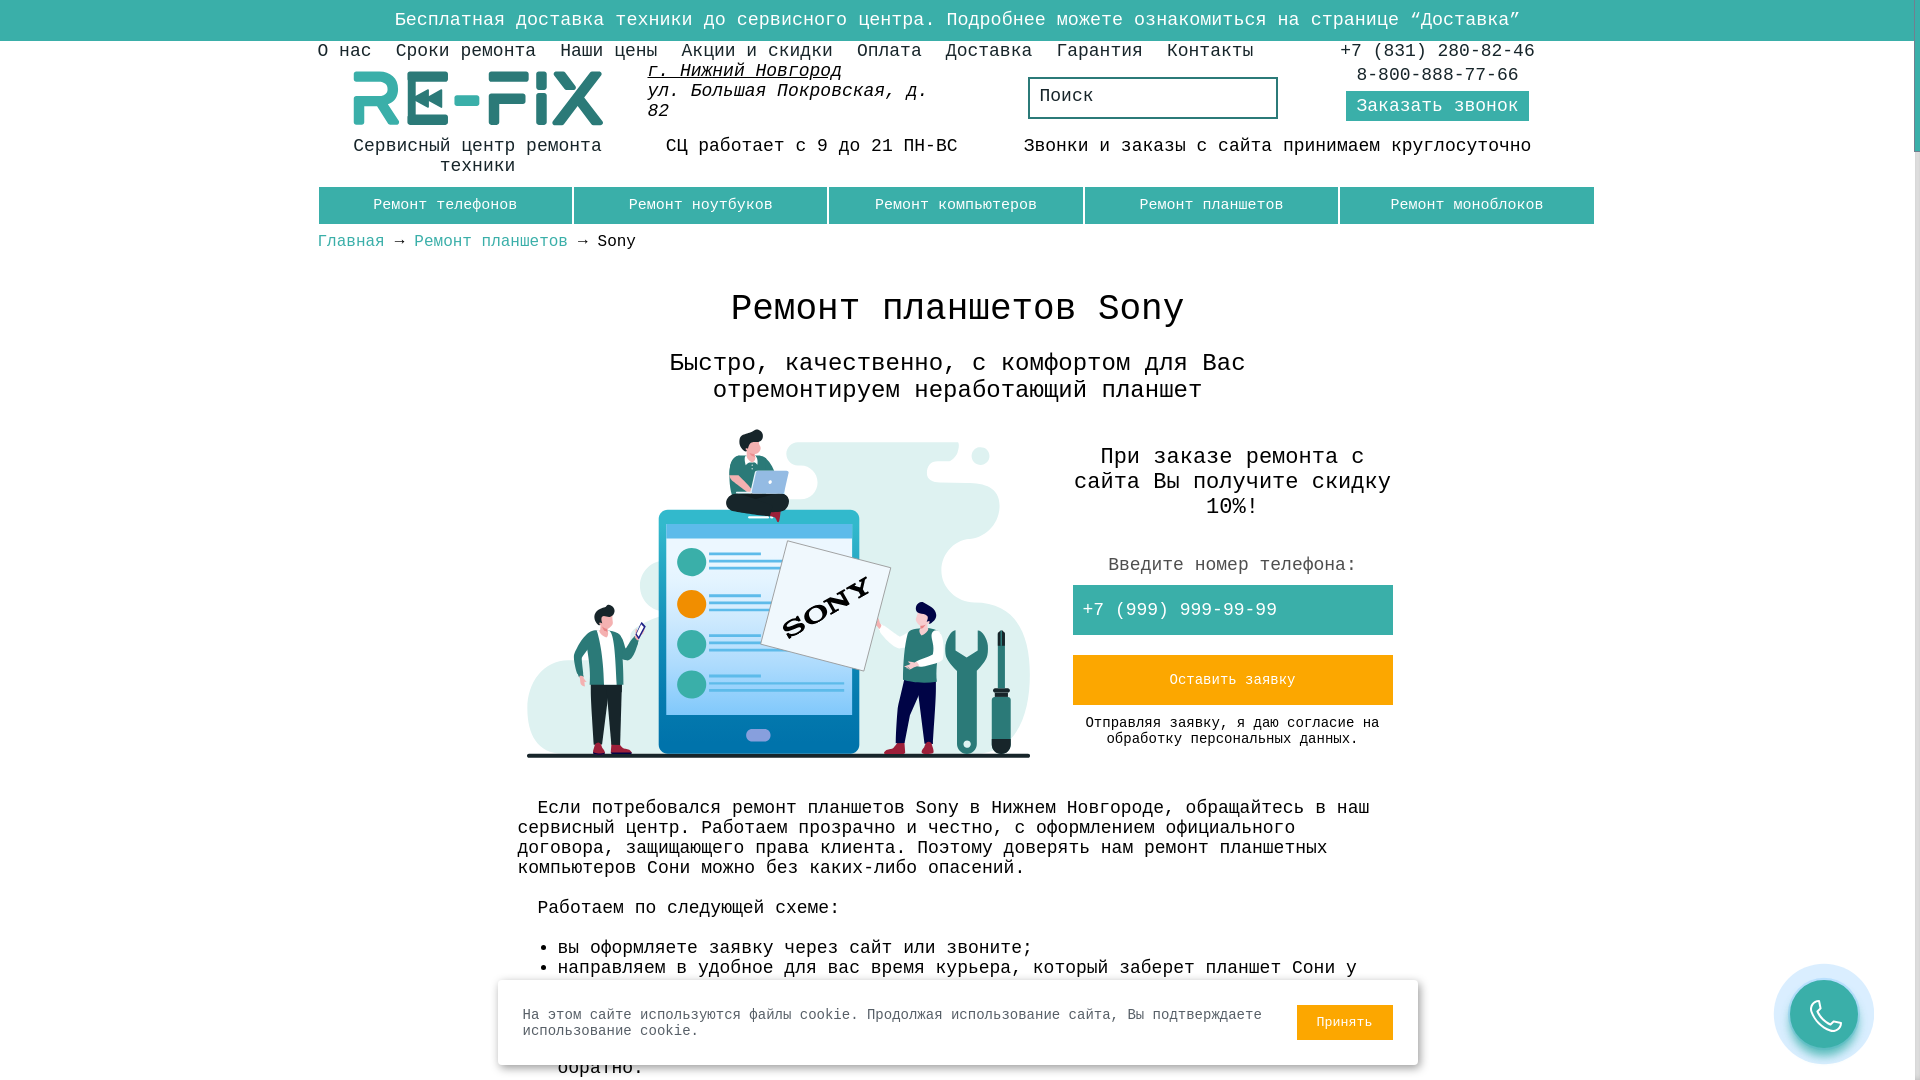  Describe the element at coordinates (1437, 73) in the screenshot. I see `'8-800-888-77-66'` at that location.